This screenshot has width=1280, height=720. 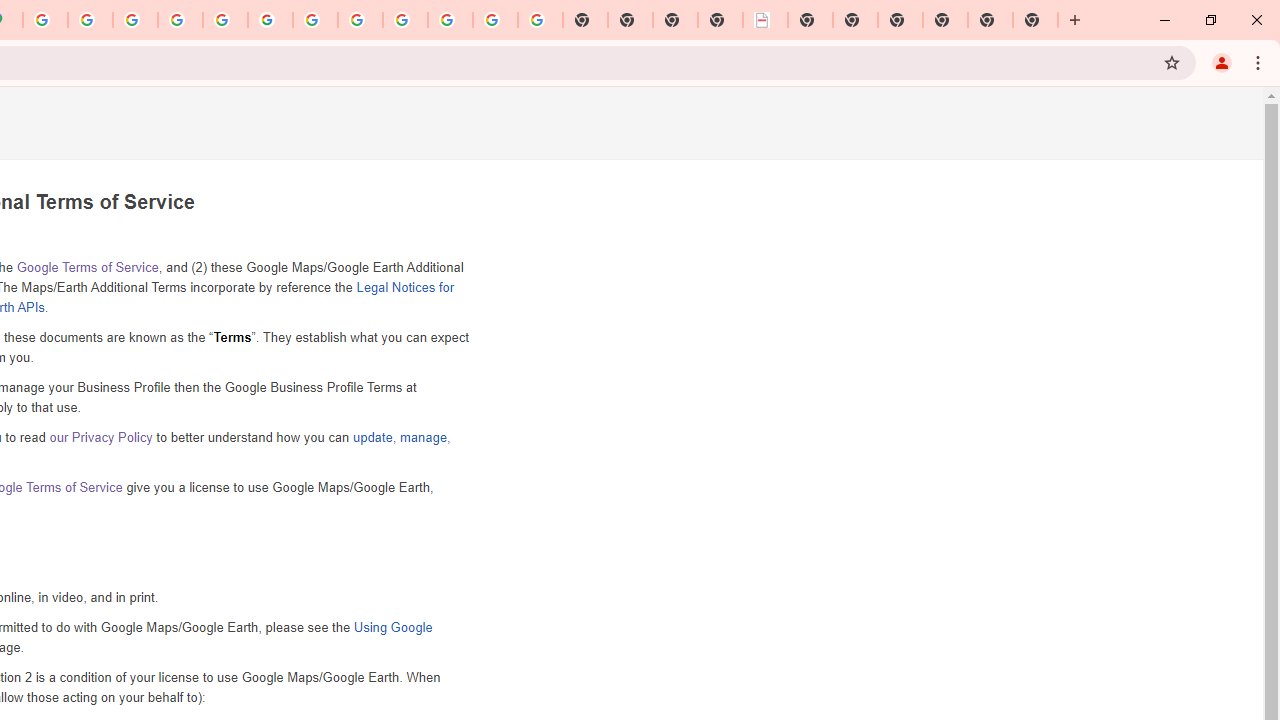 I want to click on 'New Tab', so click(x=1035, y=20).